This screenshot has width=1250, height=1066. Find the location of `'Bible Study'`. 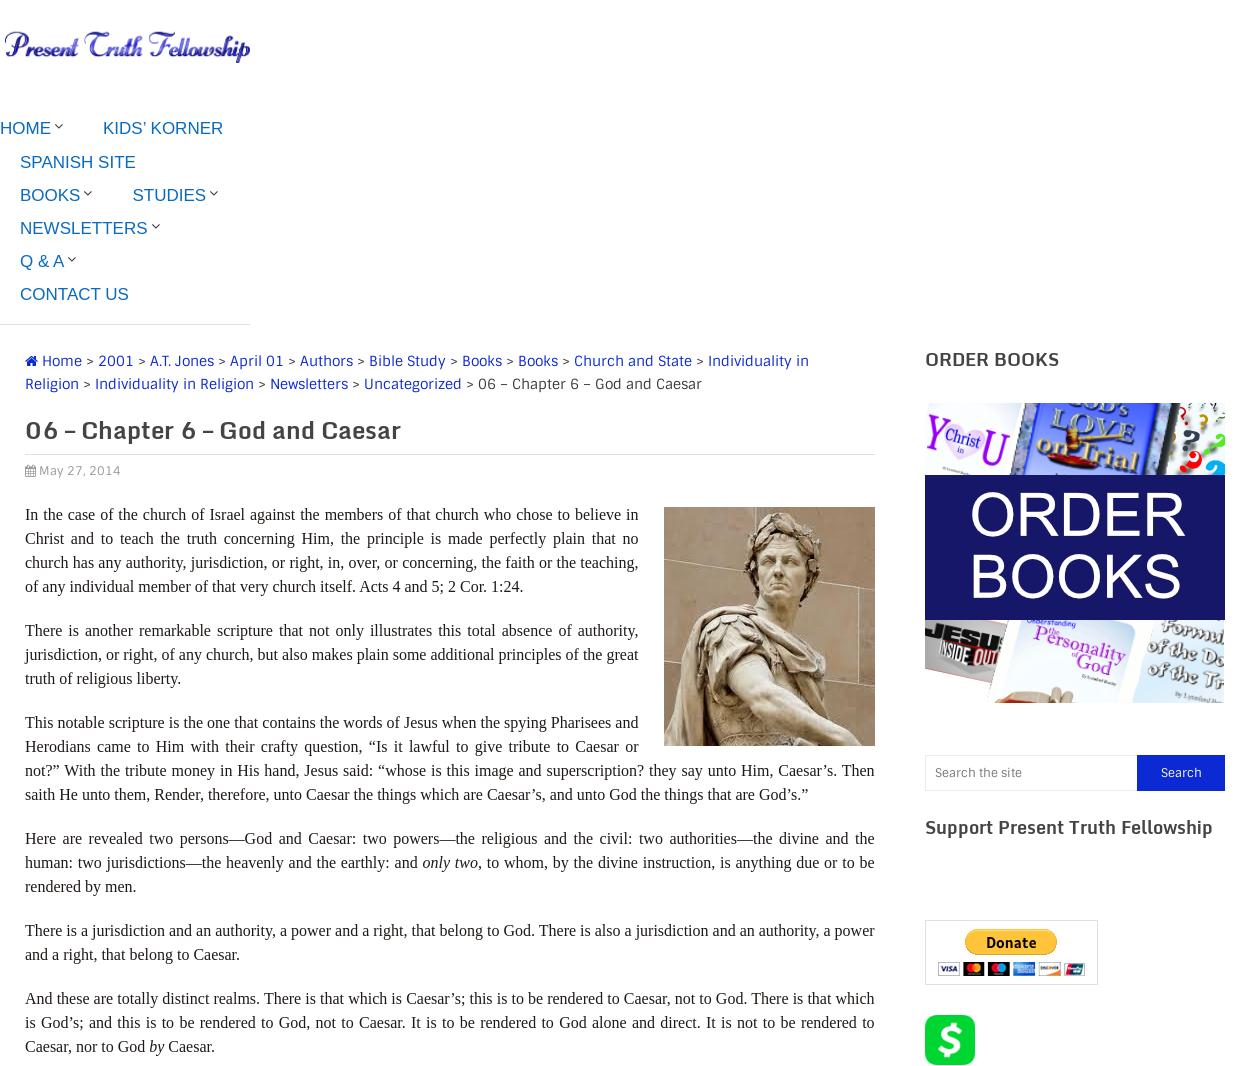

'Bible Study' is located at coordinates (368, 359).